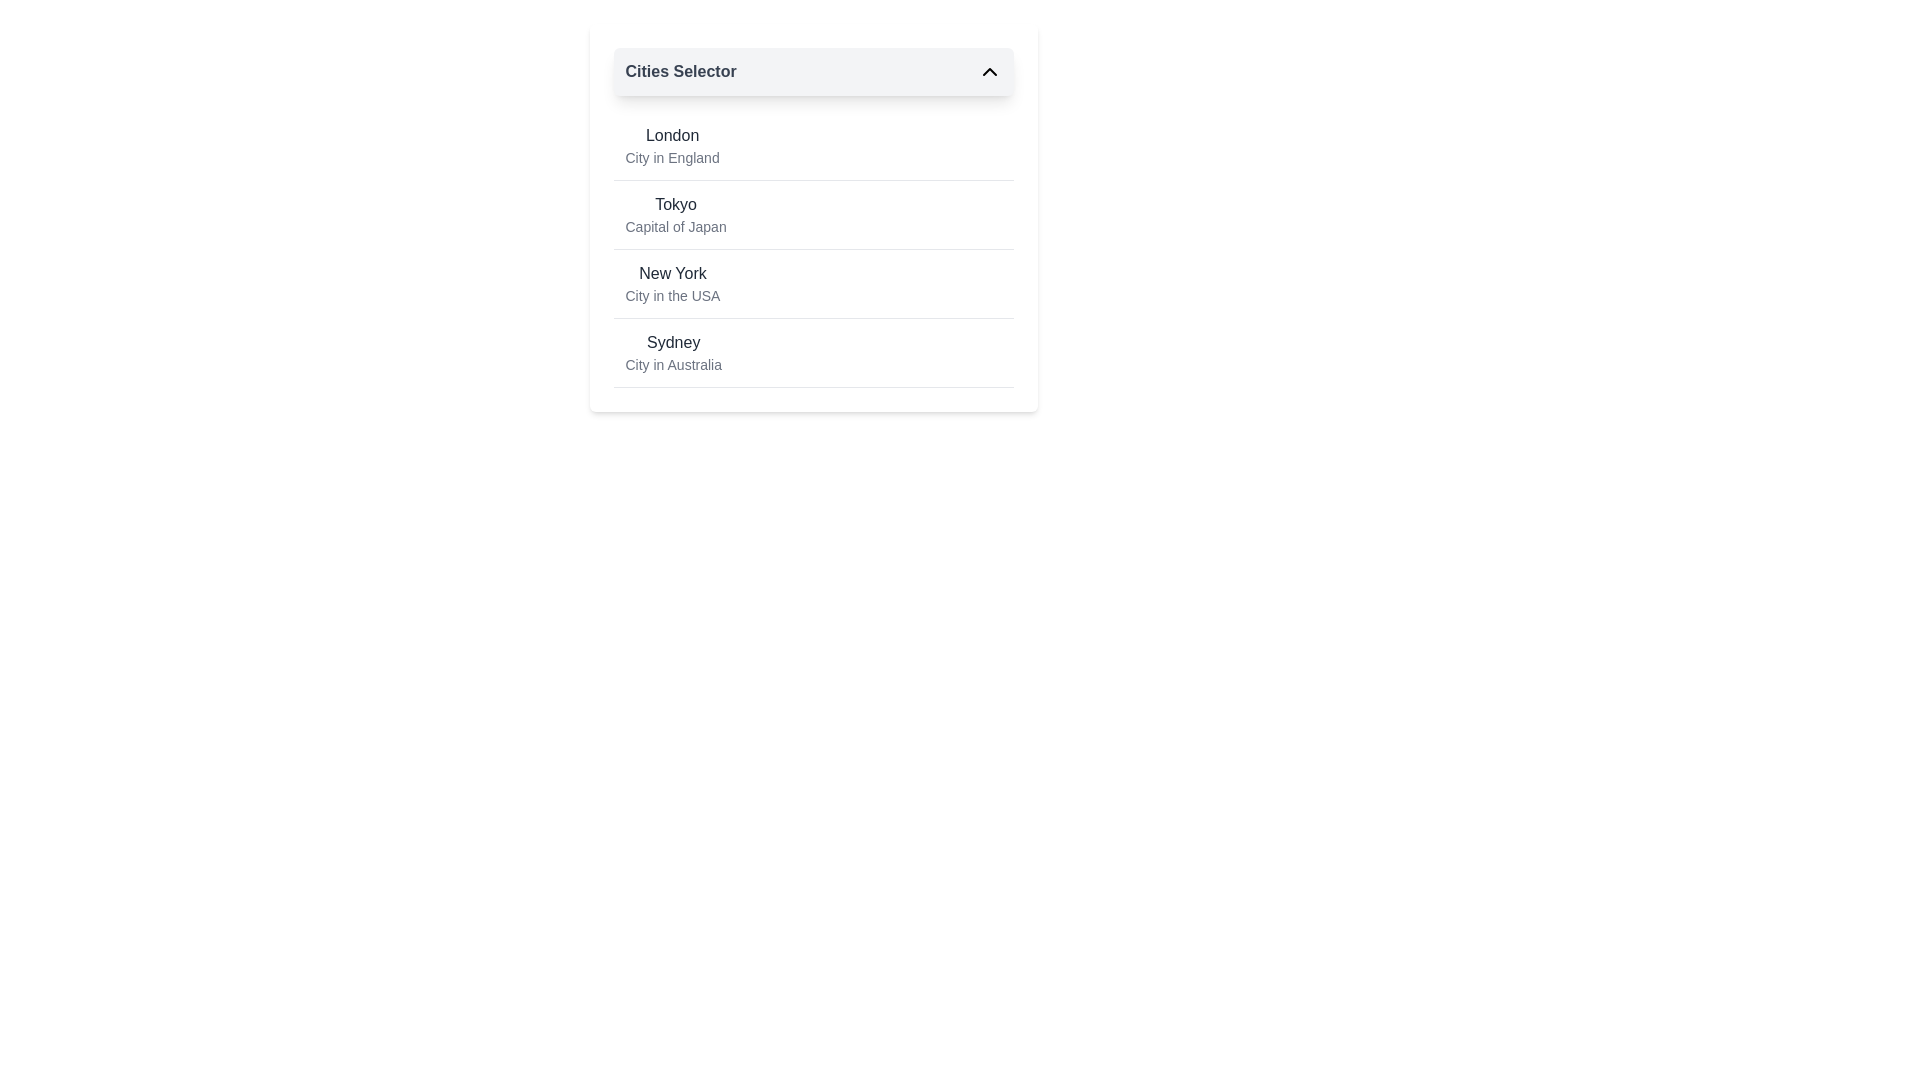  Describe the element at coordinates (676, 204) in the screenshot. I see `the text label displaying 'Tokyo' in the cities selection list, which is located under the heading 'Cities Selector' and positioned above 'Capital of Japan'` at that location.